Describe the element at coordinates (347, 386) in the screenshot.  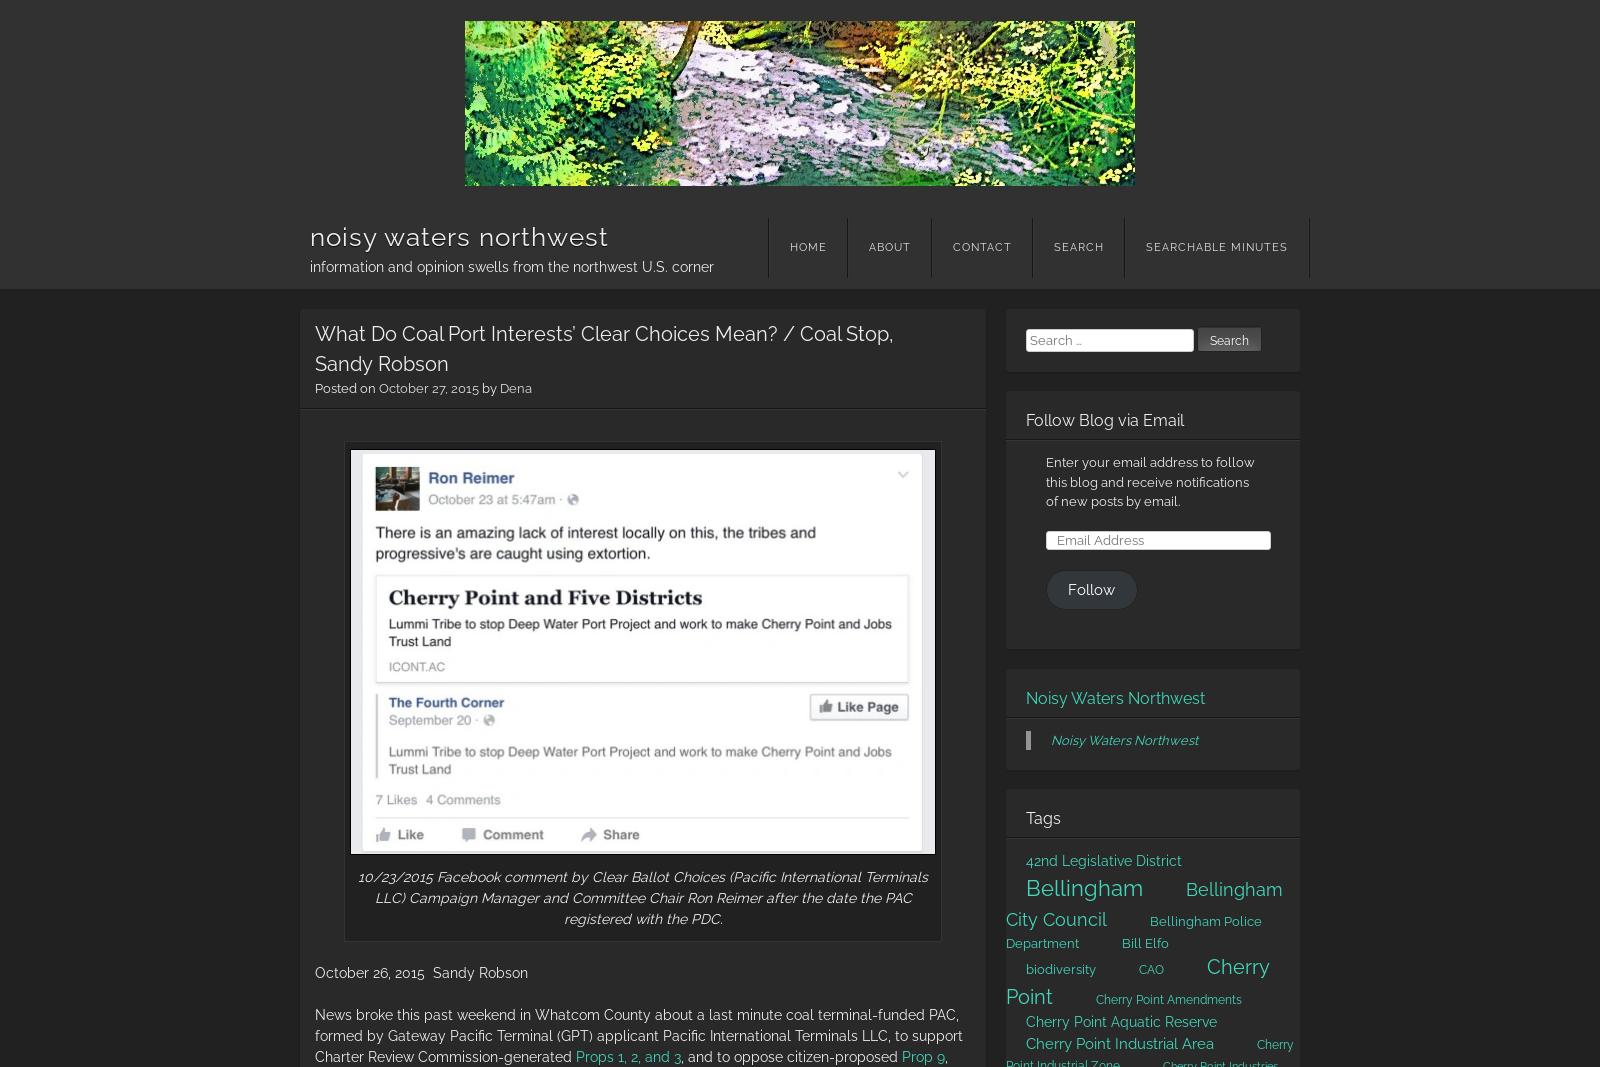
I see `'Posted on'` at that location.